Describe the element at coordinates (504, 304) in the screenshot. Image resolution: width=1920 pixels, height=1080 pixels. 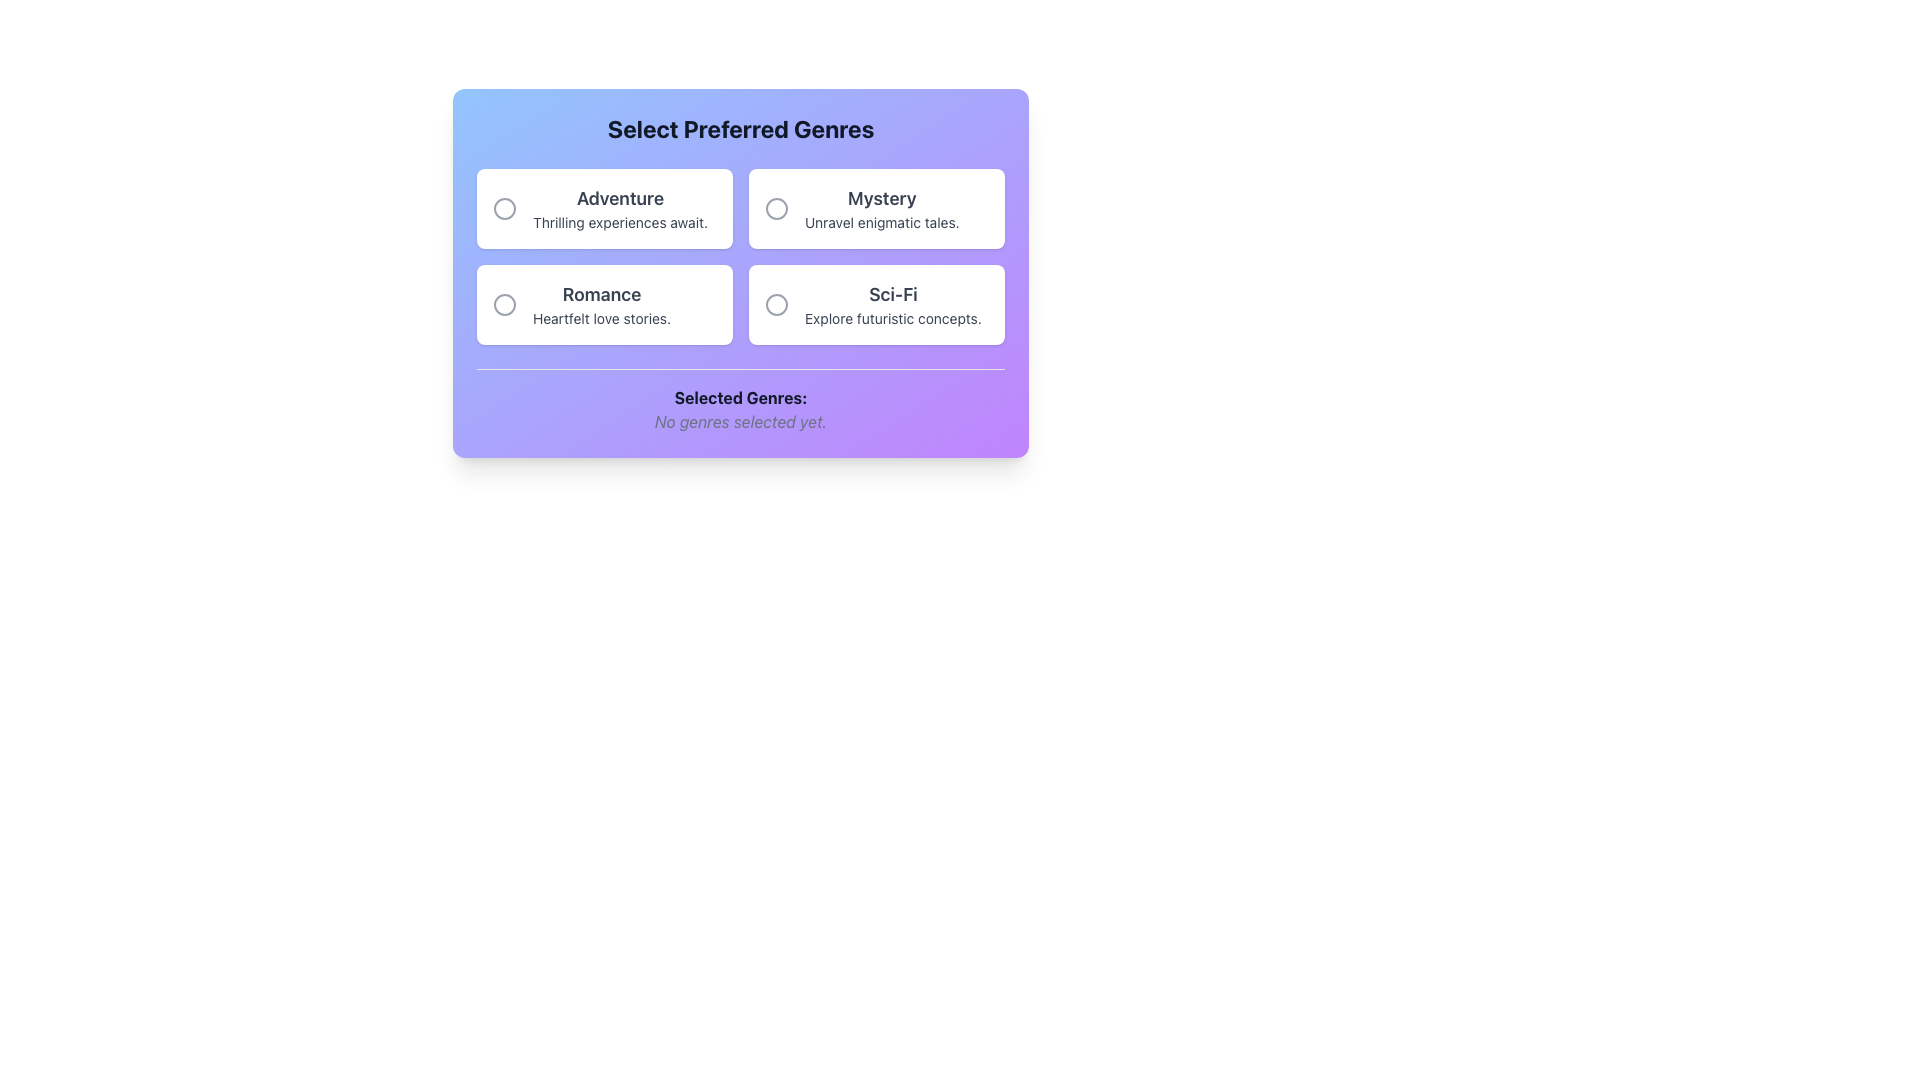
I see `the circle icon for the 'Romance' genre selection` at that location.